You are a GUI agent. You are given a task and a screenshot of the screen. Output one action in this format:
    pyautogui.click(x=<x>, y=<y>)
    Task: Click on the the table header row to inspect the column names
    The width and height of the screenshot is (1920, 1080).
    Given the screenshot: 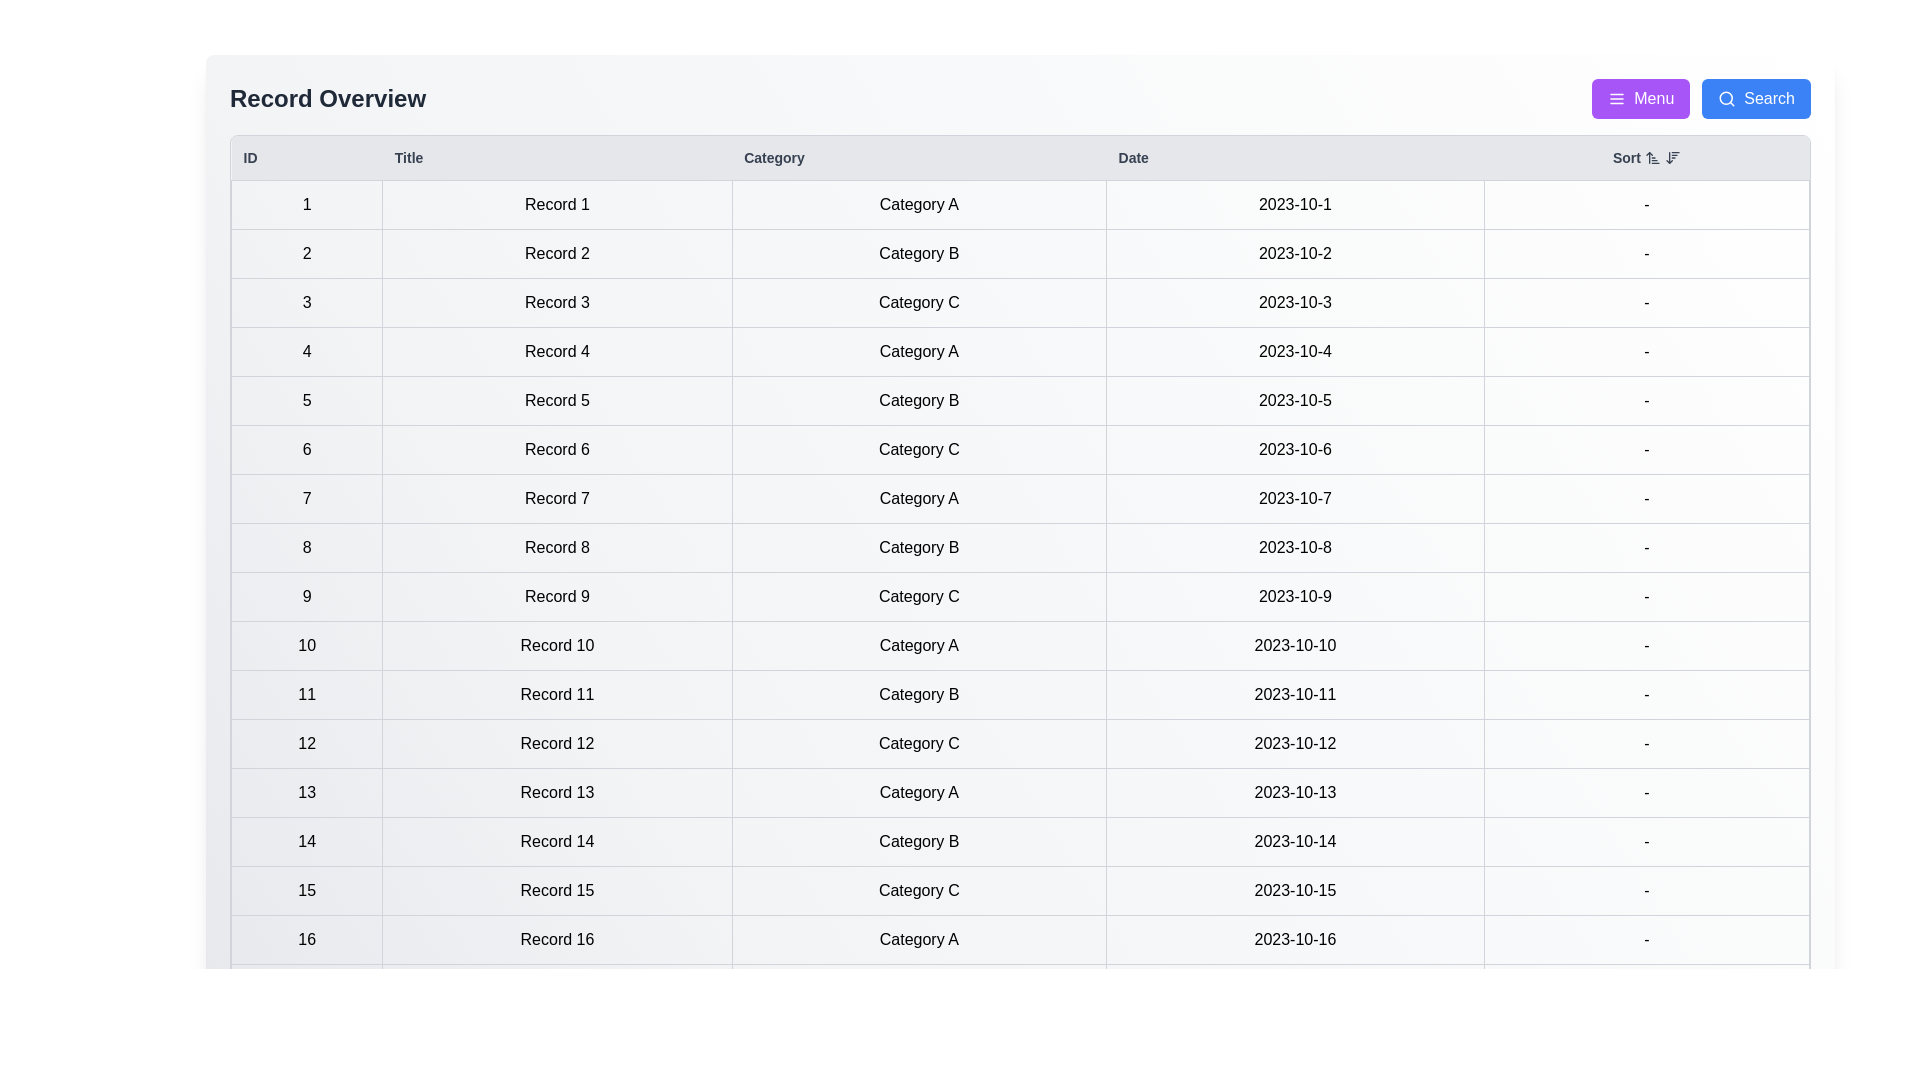 What is the action you would take?
    pyautogui.click(x=1020, y=157)
    